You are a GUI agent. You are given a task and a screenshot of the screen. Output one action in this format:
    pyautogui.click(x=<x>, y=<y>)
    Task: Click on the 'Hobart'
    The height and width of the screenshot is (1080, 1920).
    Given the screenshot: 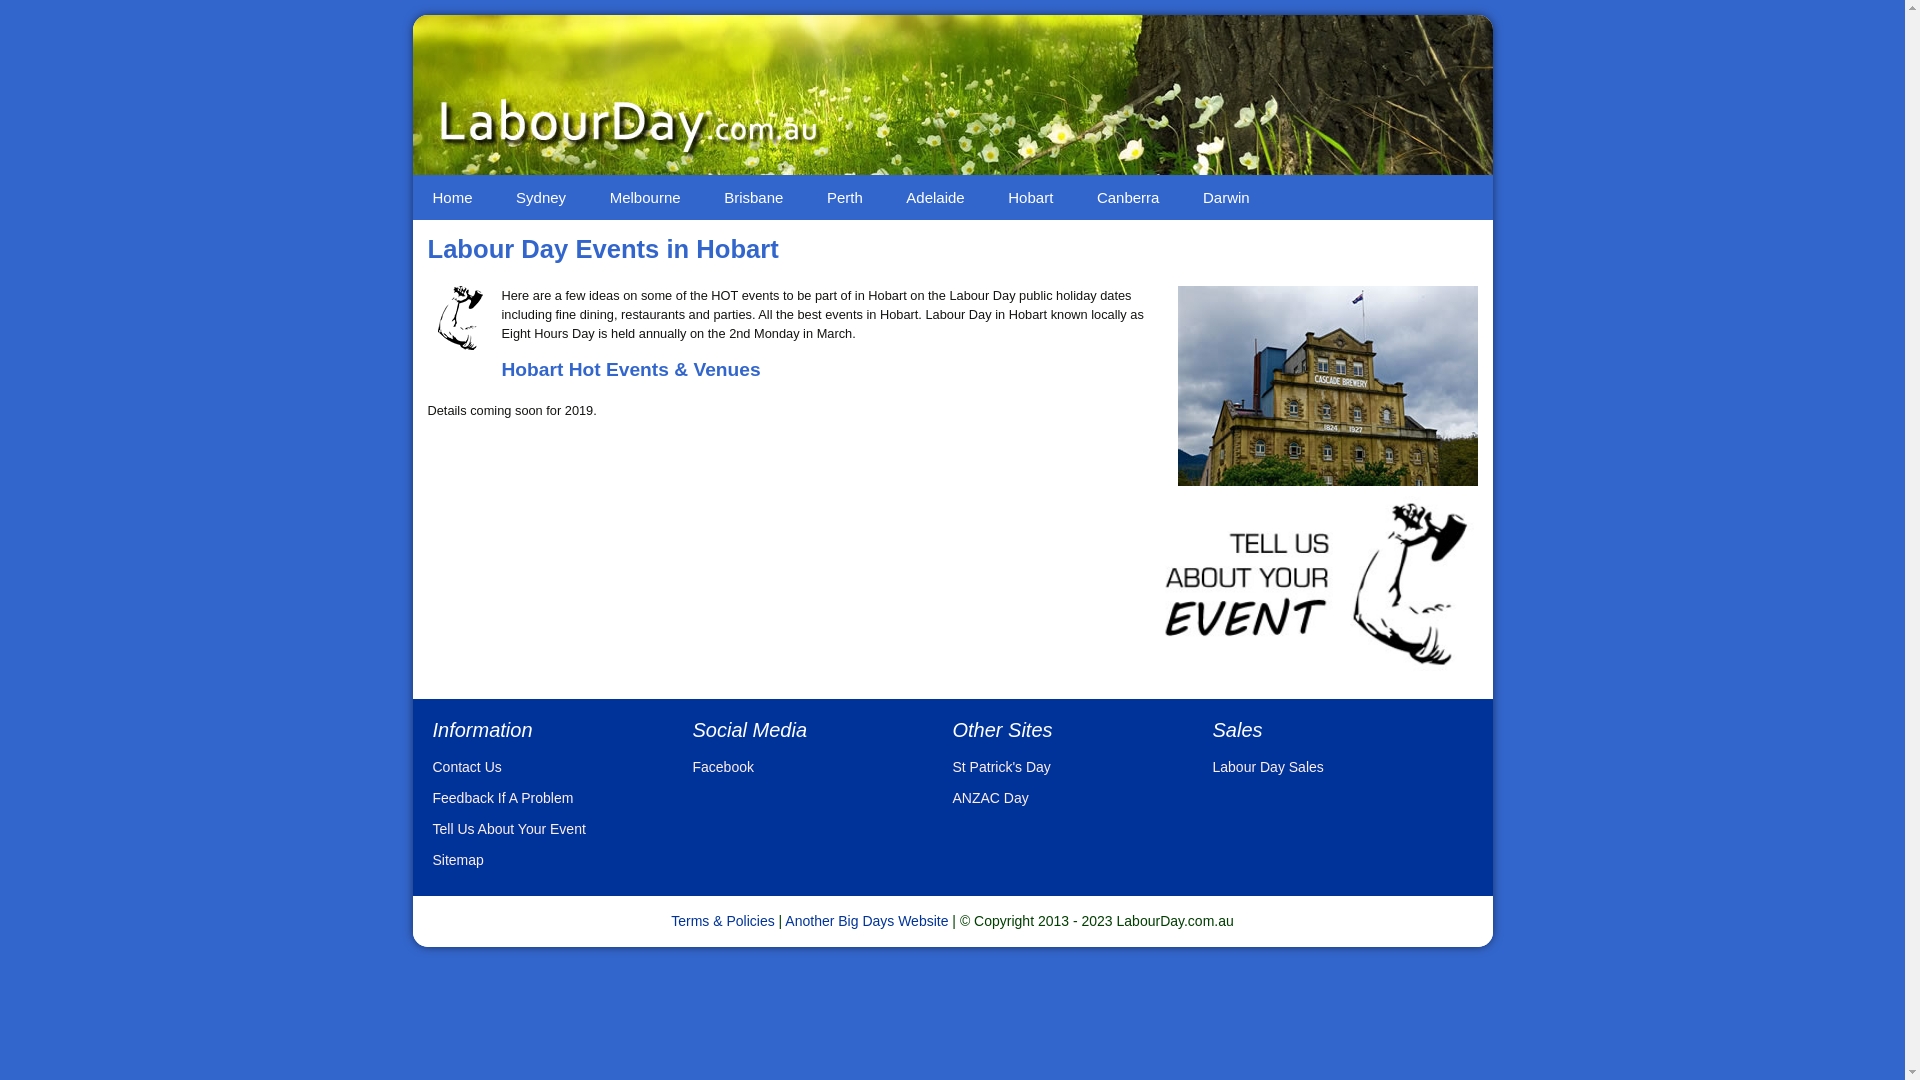 What is the action you would take?
    pyautogui.click(x=1030, y=197)
    